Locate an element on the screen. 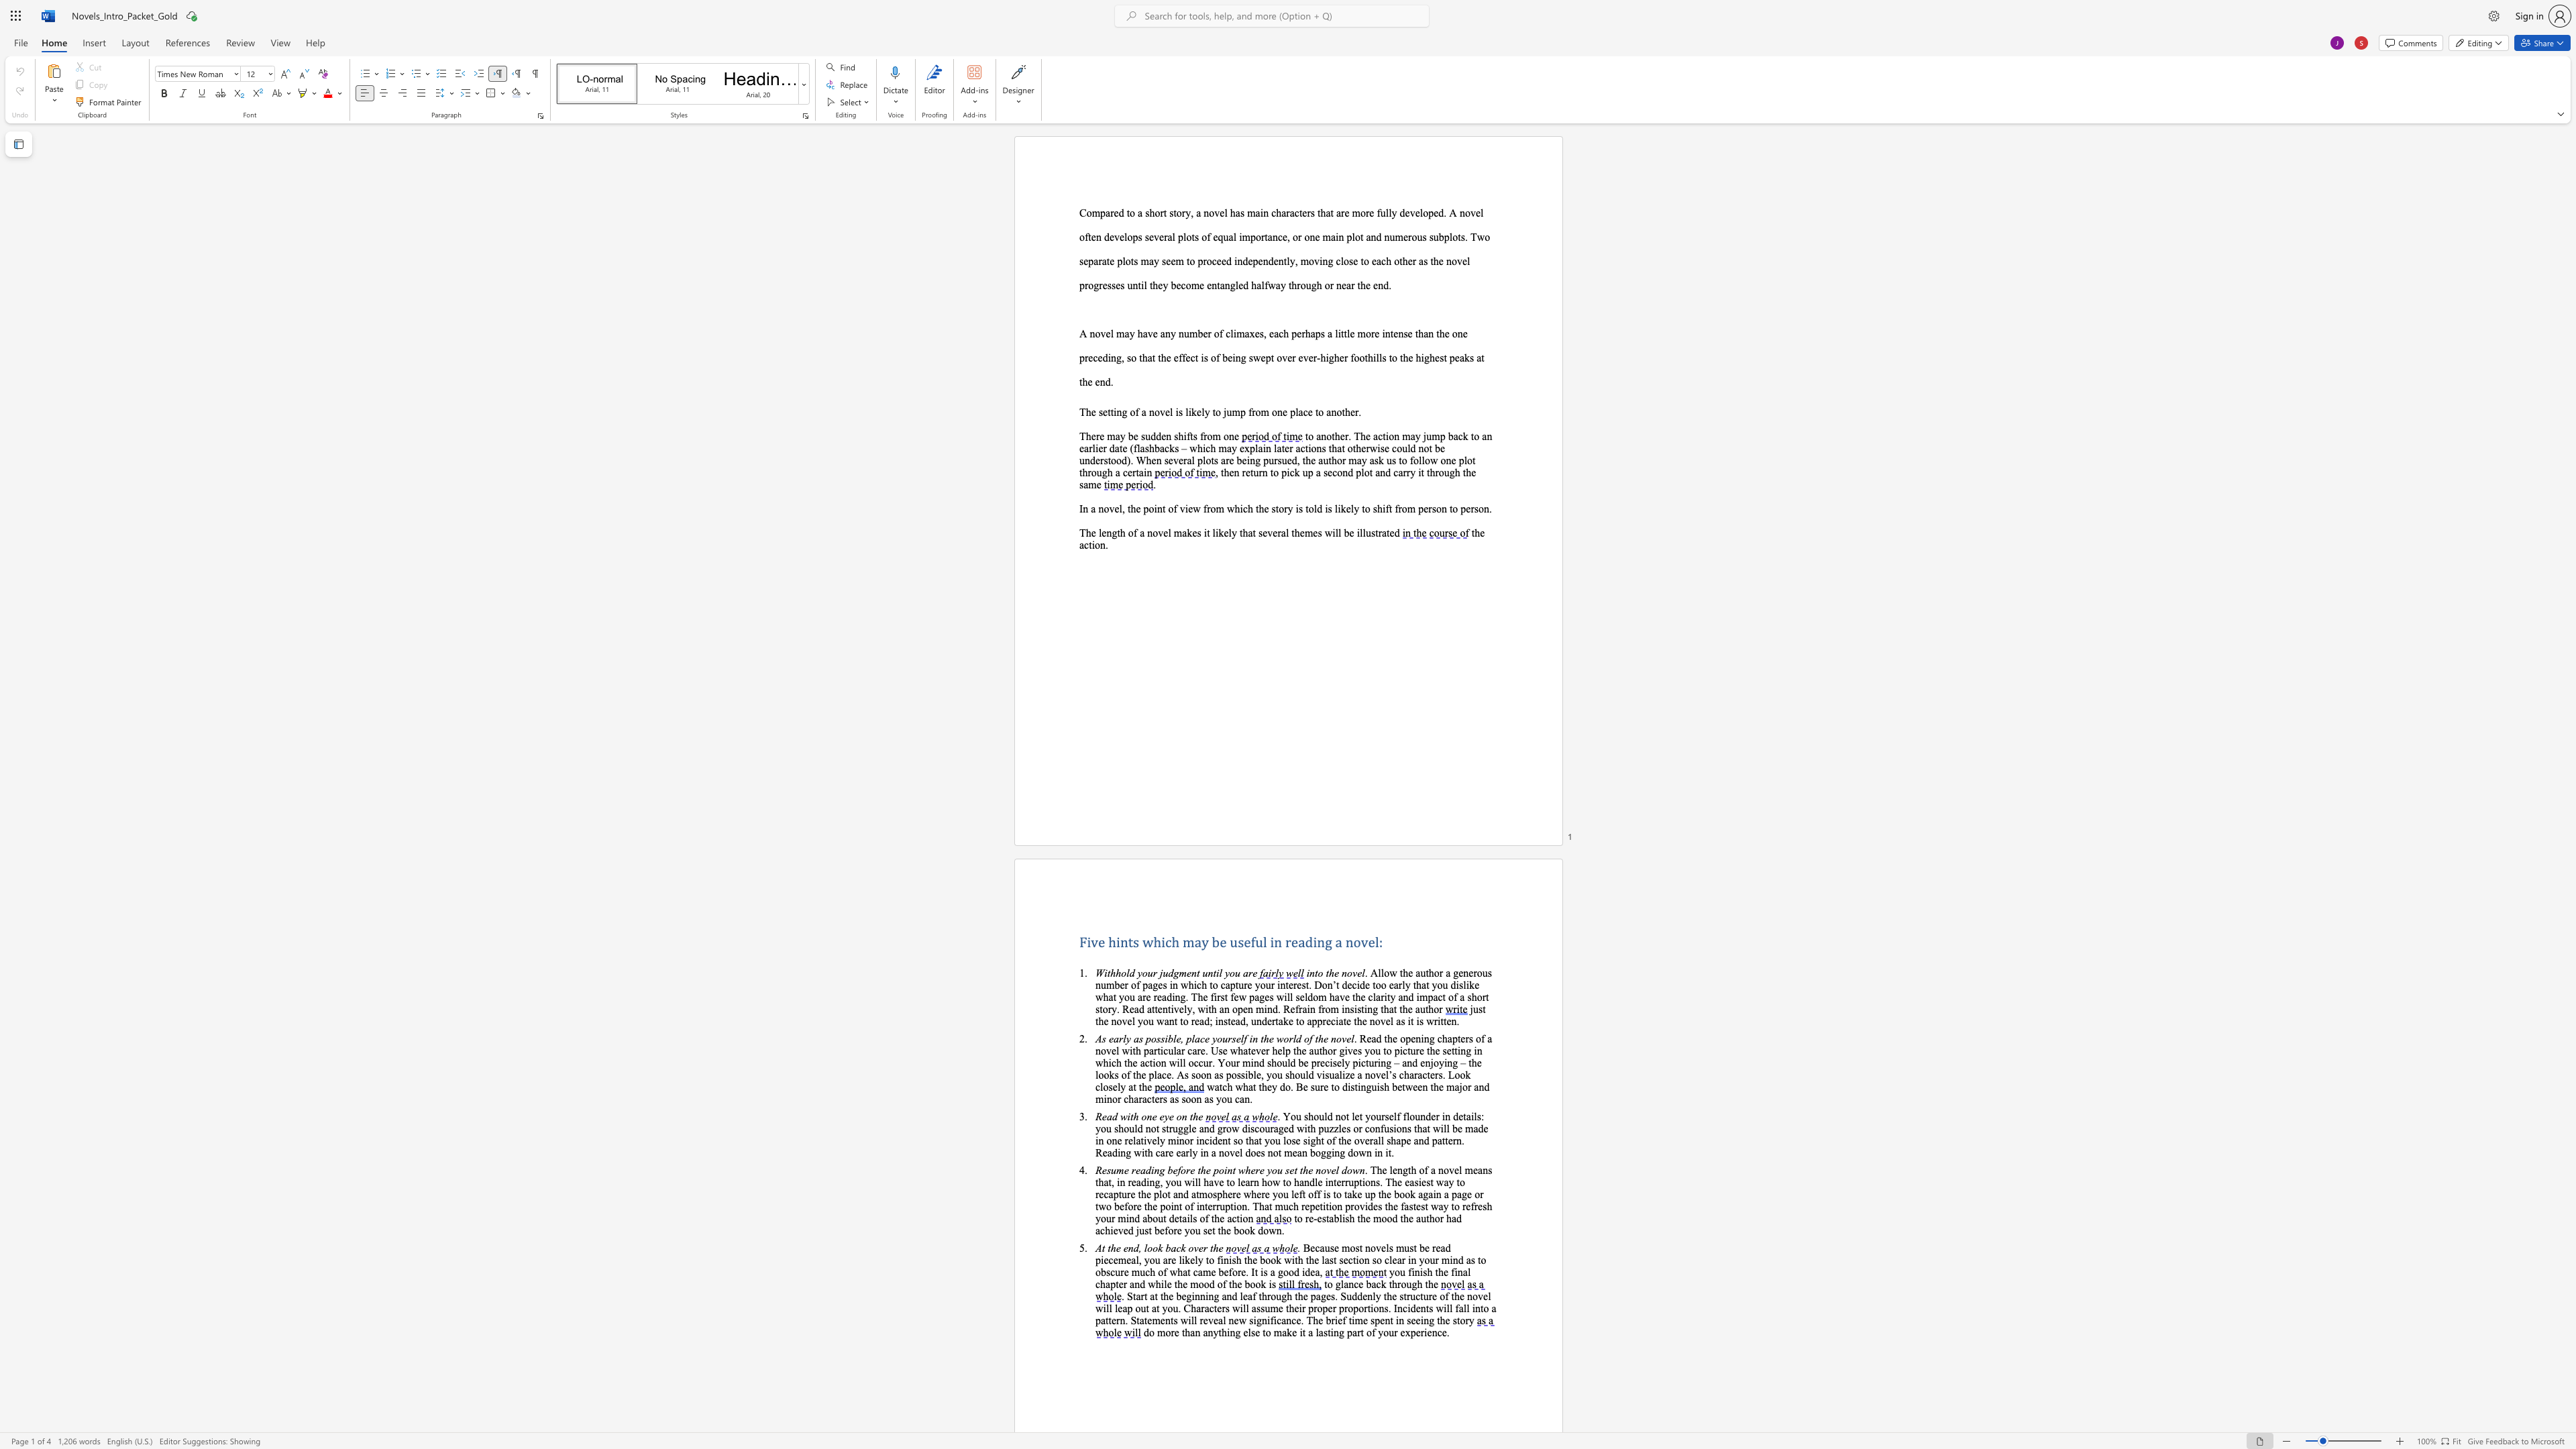 Image resolution: width=2576 pixels, height=1449 pixels. the subset text "ing, so that the effect is of being swept ov" within the text "little more intense than the one preceding, so that the effect is of being swept over ever-higher foothills to the highest peaks at the end." is located at coordinates (1107, 357).